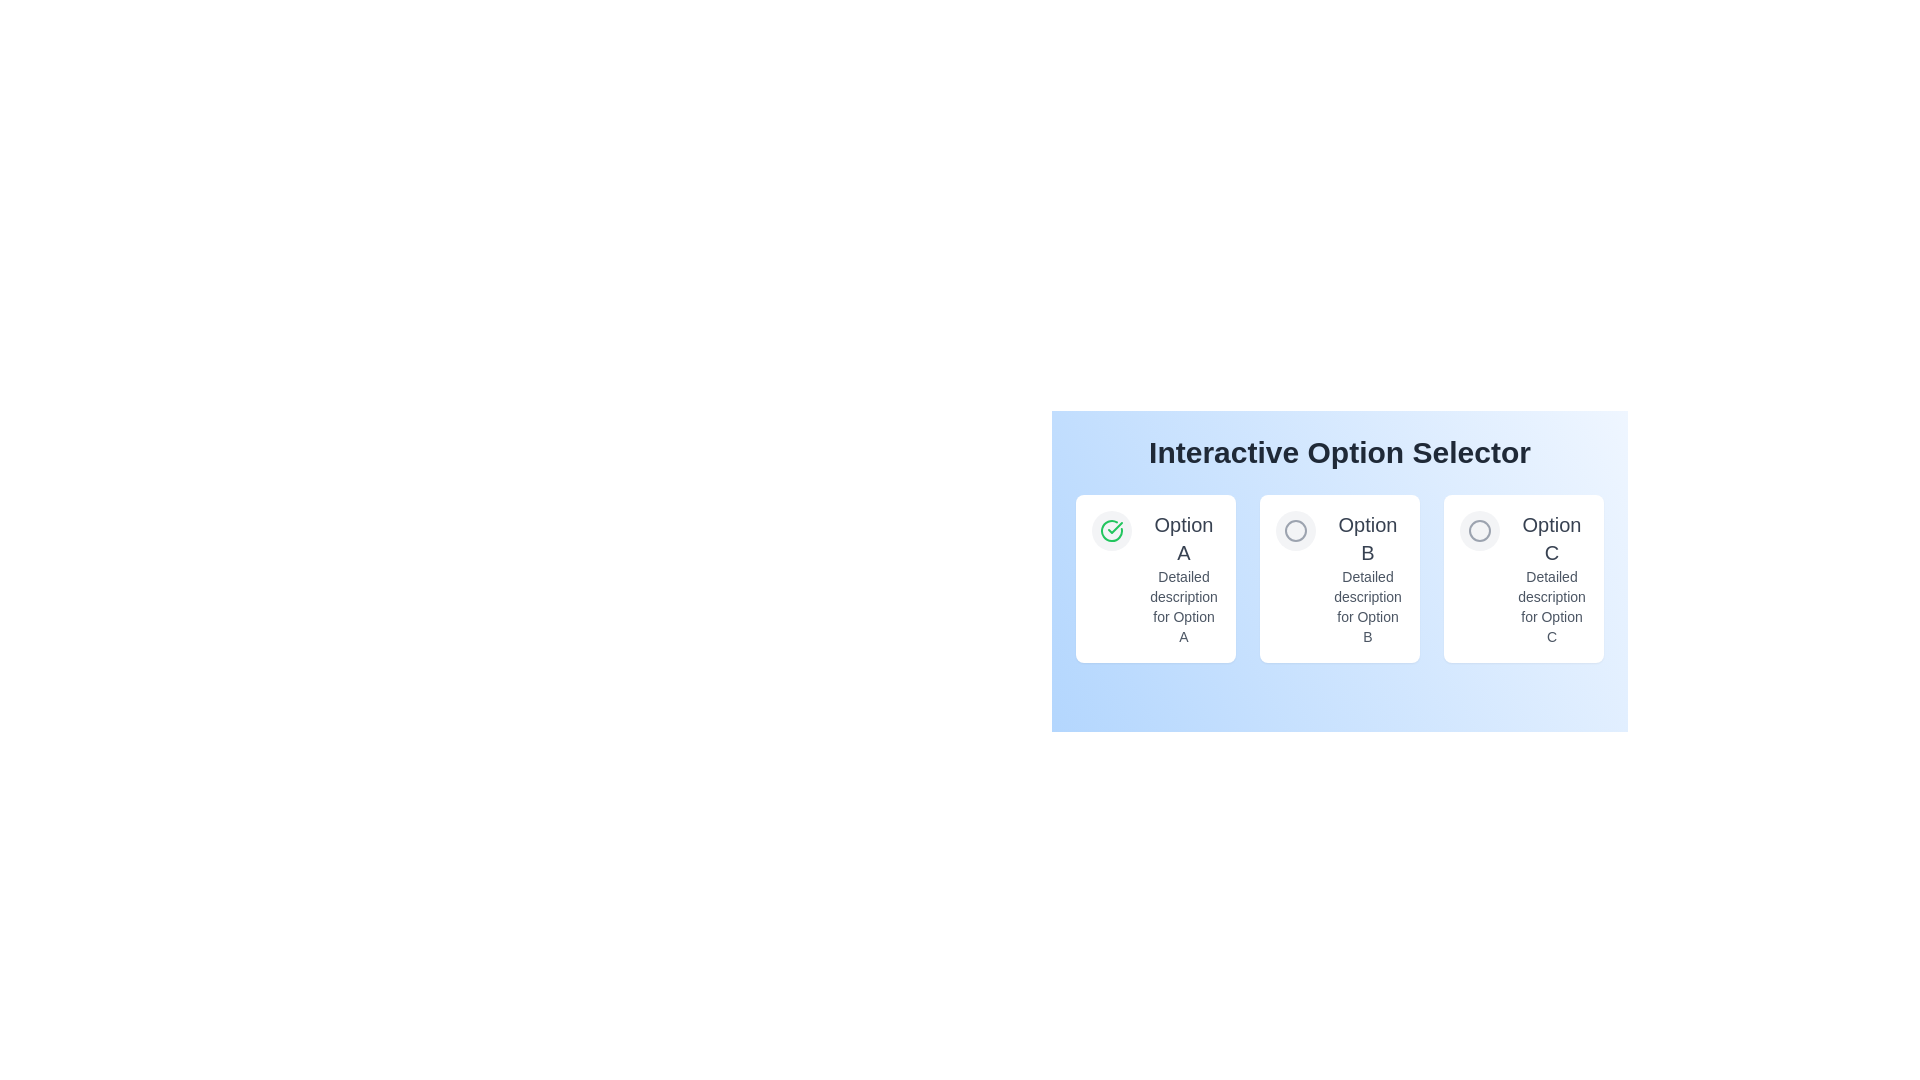  What do you see at coordinates (1296, 530) in the screenshot?
I see `the 'Option B' radio button within the Interactive Option Selector interface to observe any tooltip that may appear` at bounding box center [1296, 530].